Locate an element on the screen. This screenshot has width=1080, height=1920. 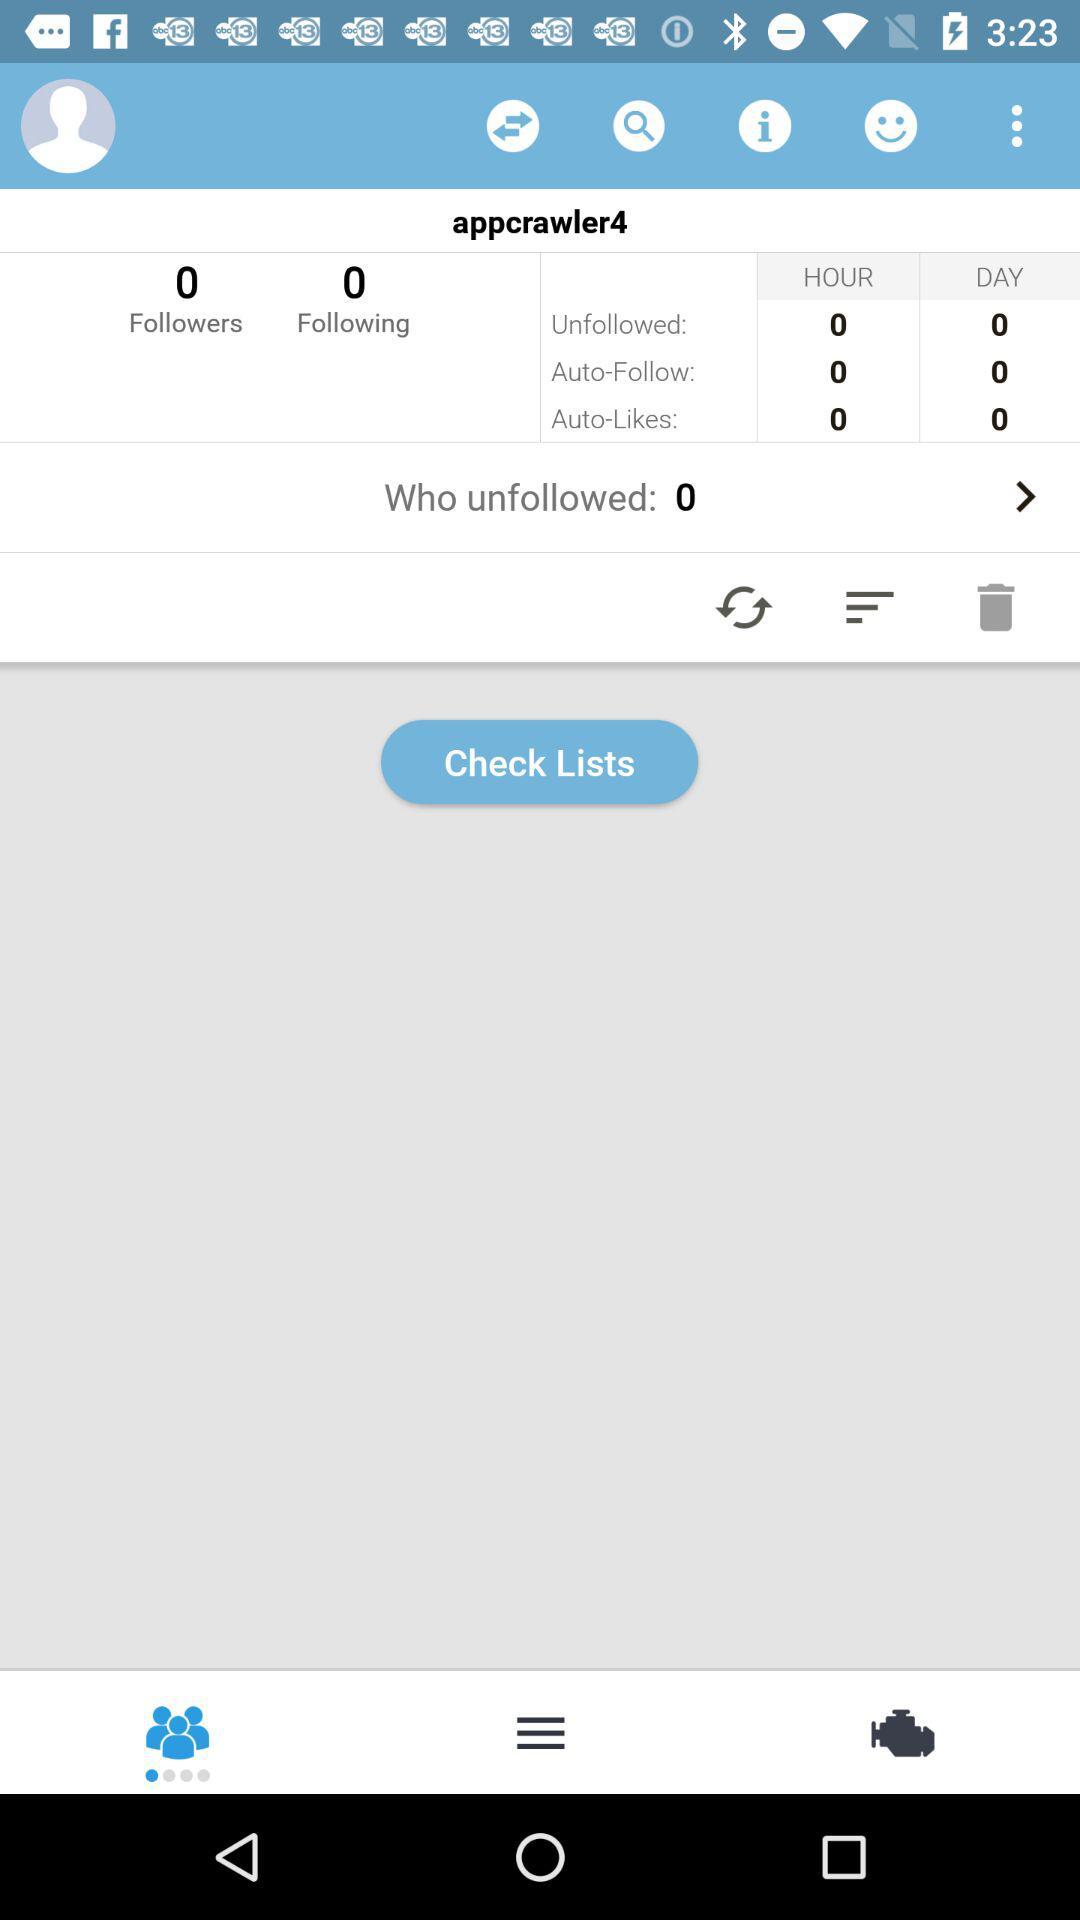
the arrow_forward icon is located at coordinates (1024, 496).